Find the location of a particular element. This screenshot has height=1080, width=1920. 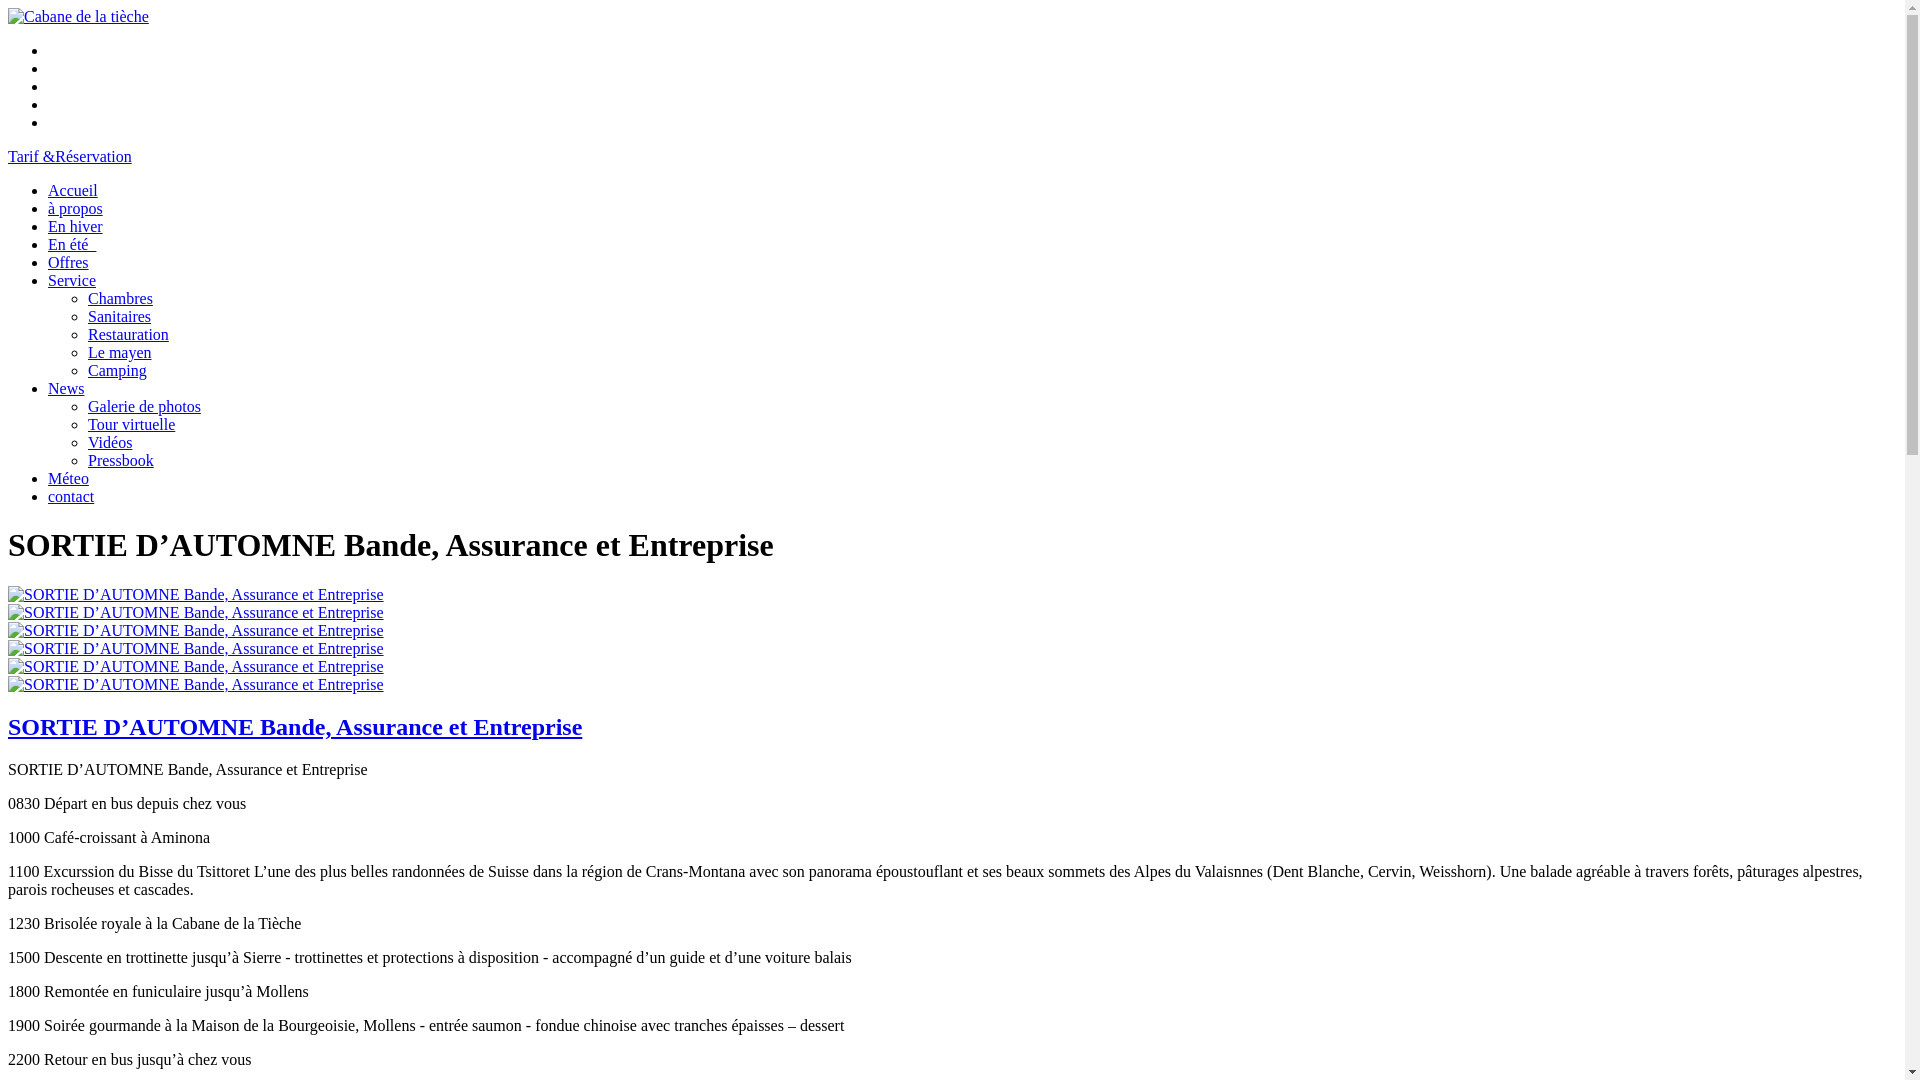

'Restauration' is located at coordinates (127, 333).